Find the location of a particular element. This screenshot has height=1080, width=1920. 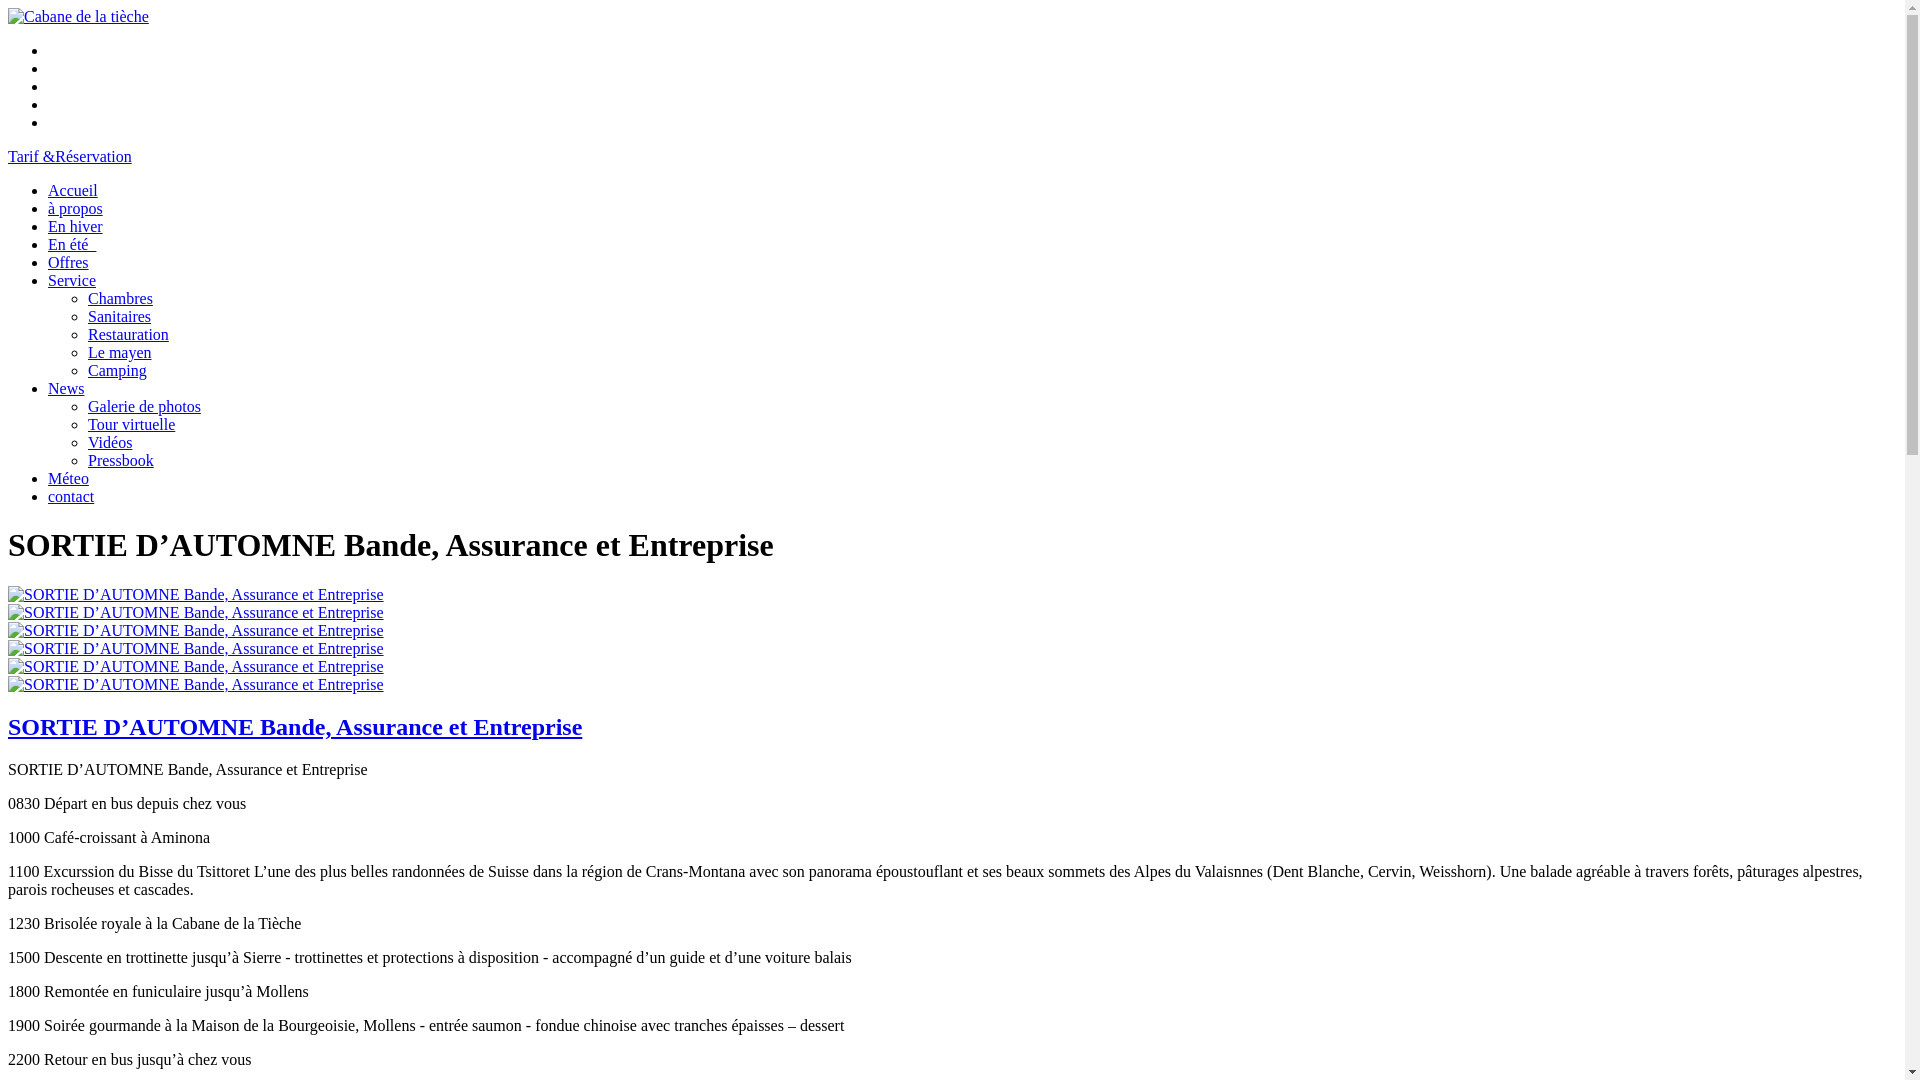

'Restauration' is located at coordinates (127, 333).